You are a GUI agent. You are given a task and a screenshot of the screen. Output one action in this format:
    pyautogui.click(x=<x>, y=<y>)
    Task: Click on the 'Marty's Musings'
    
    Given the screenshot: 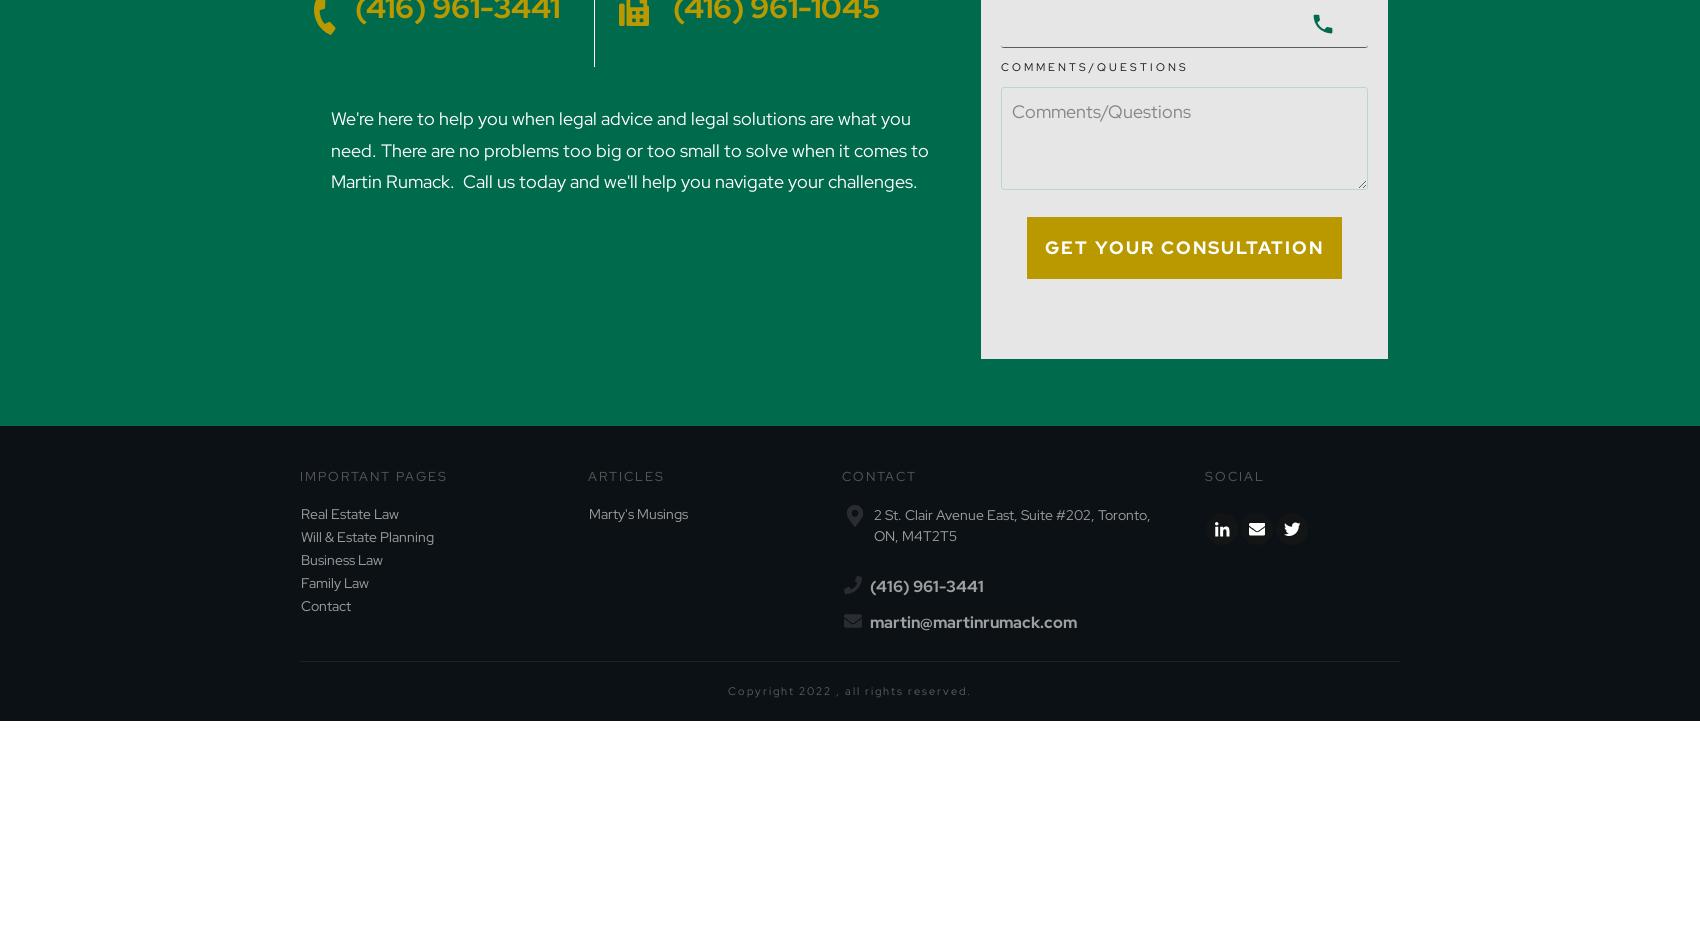 What is the action you would take?
    pyautogui.click(x=636, y=512)
    